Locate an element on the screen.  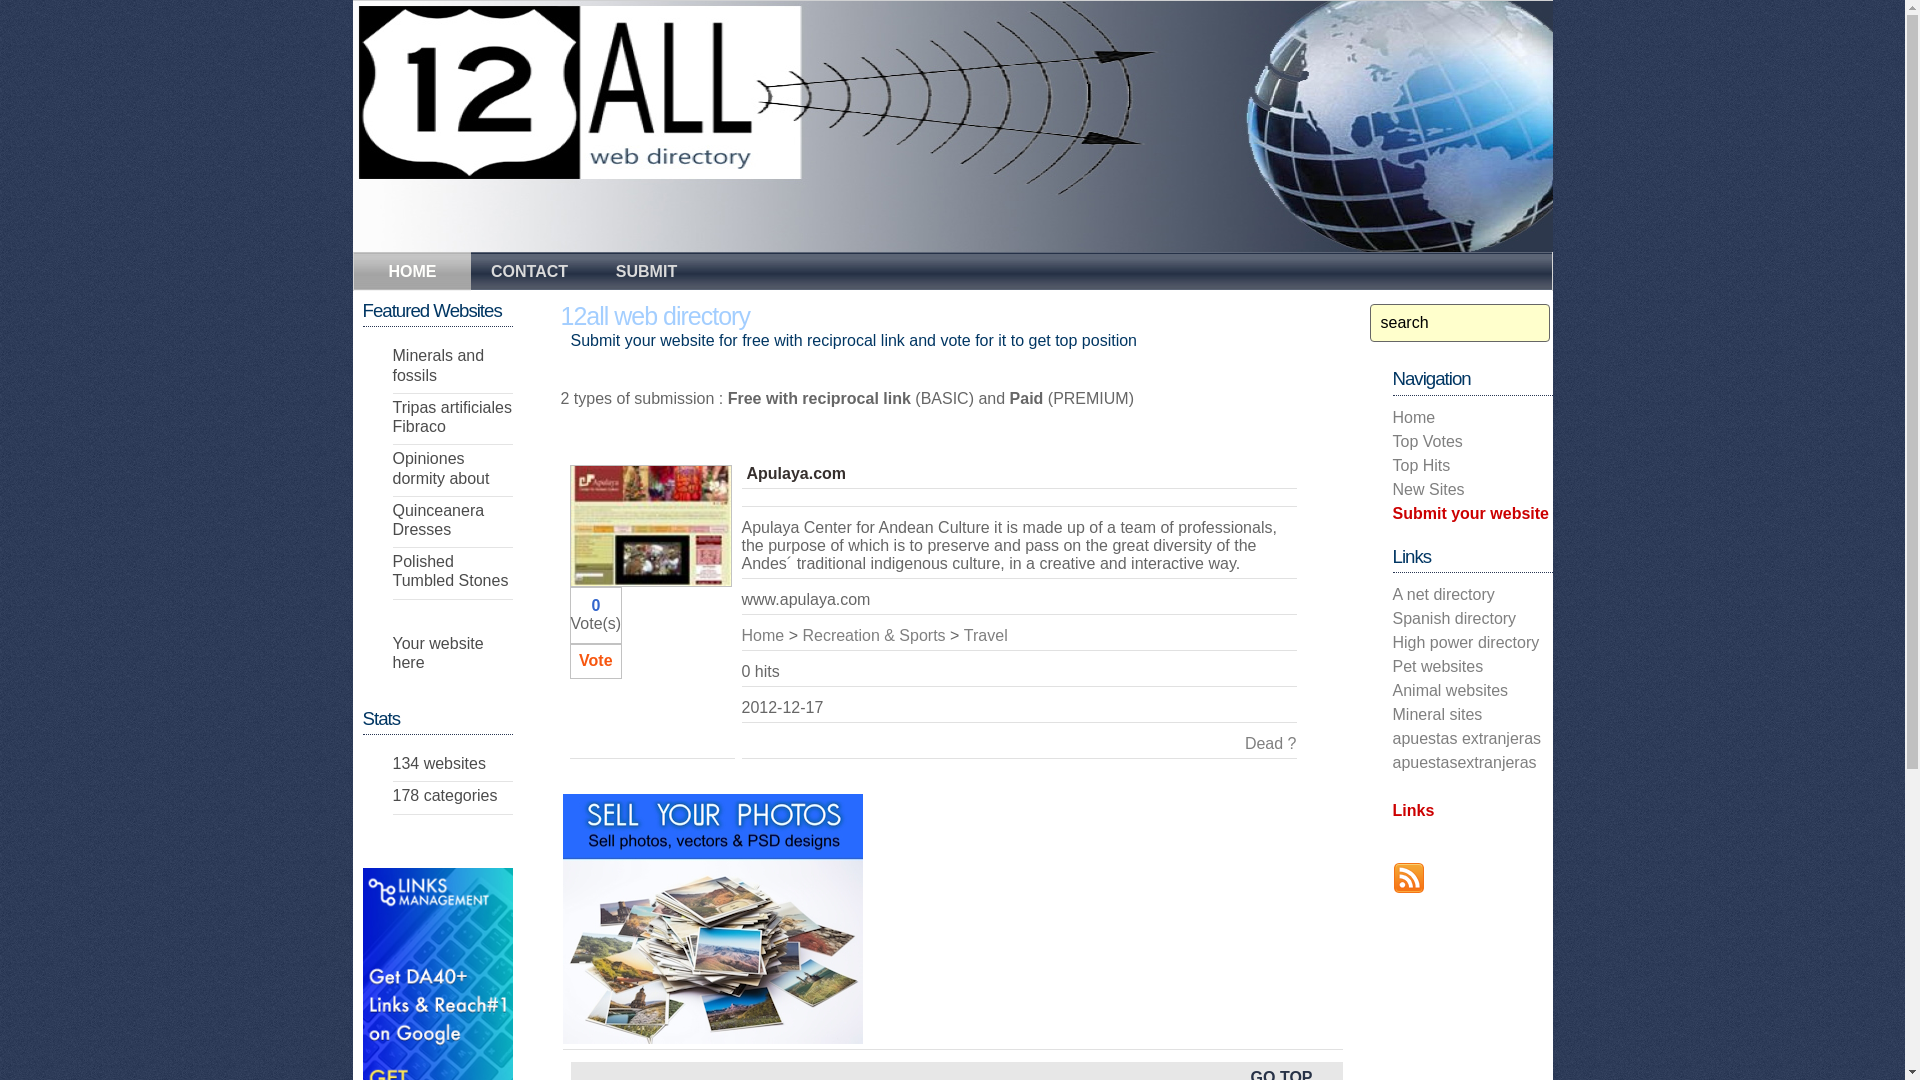
'Spanish directory' is located at coordinates (1454, 617).